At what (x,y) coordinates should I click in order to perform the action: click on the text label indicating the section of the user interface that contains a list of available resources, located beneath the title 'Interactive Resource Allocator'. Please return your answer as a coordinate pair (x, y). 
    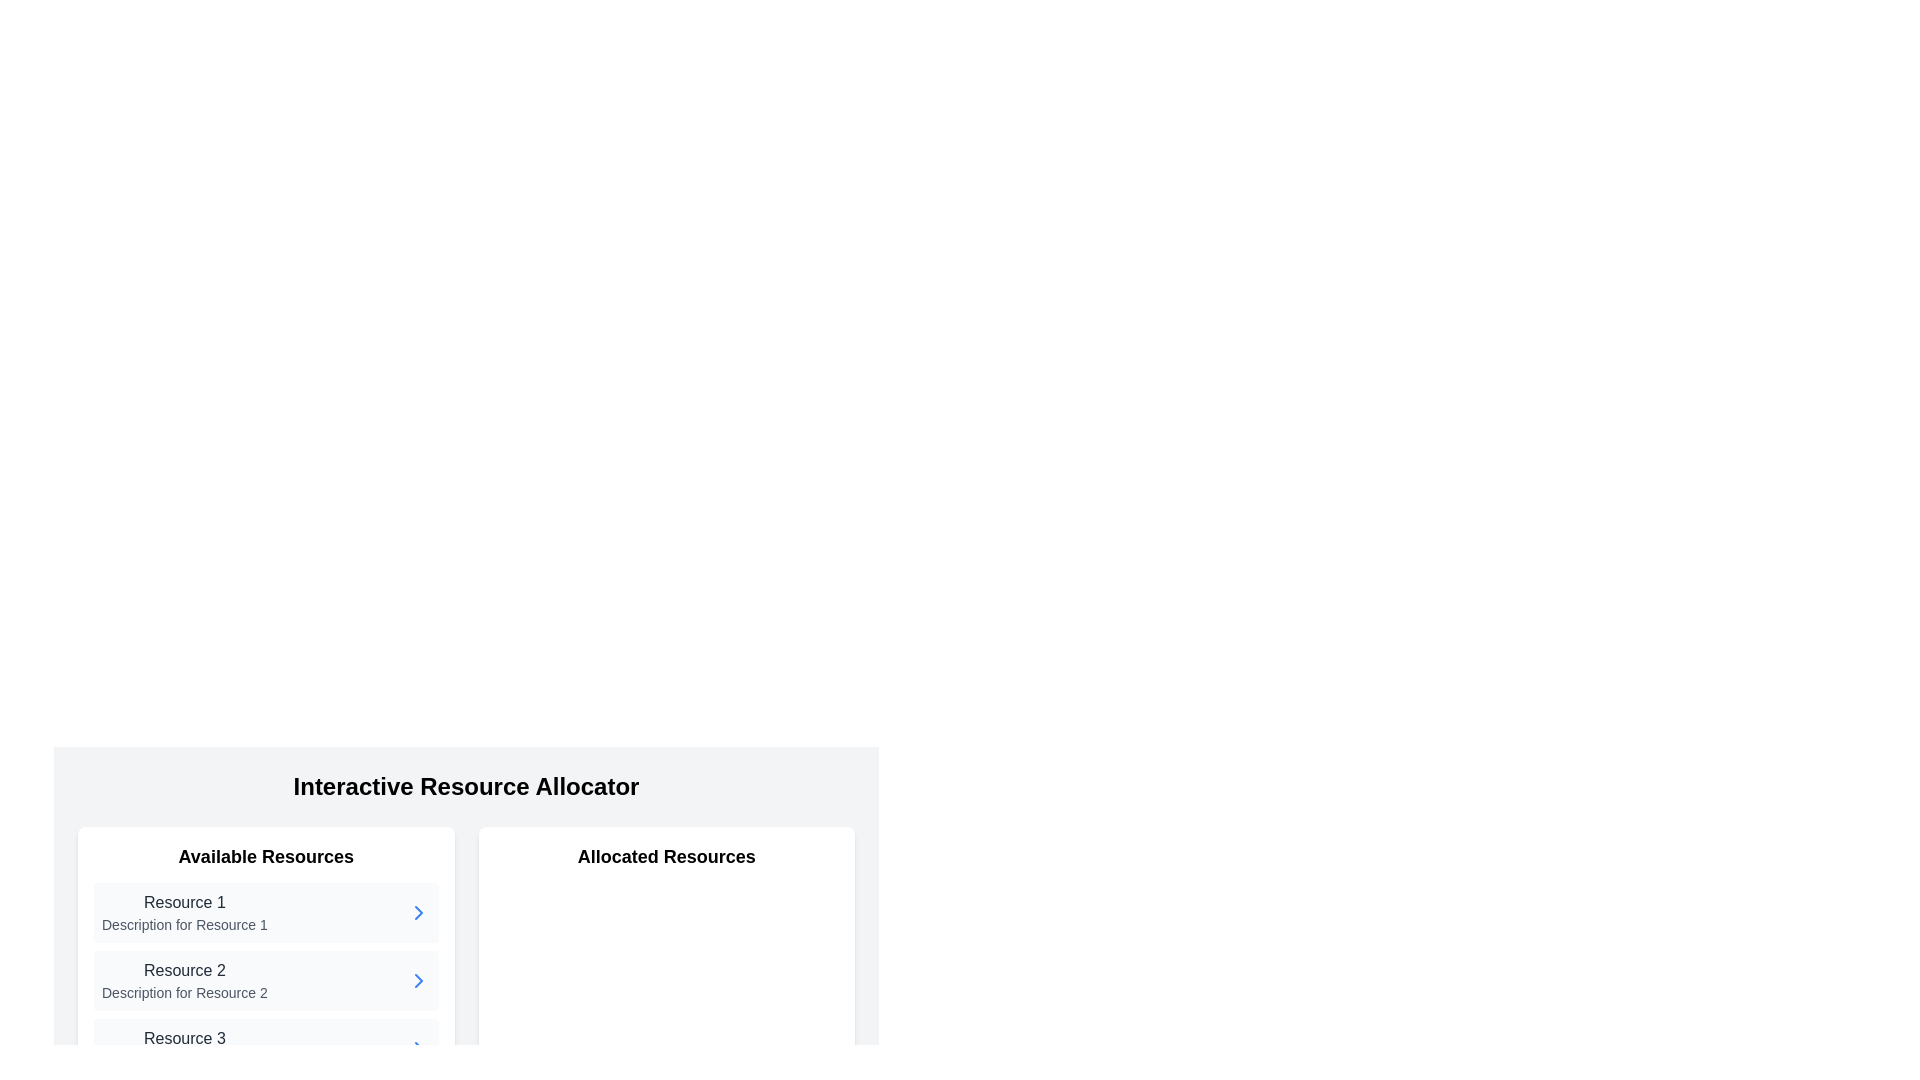
    Looking at the image, I should click on (265, 855).